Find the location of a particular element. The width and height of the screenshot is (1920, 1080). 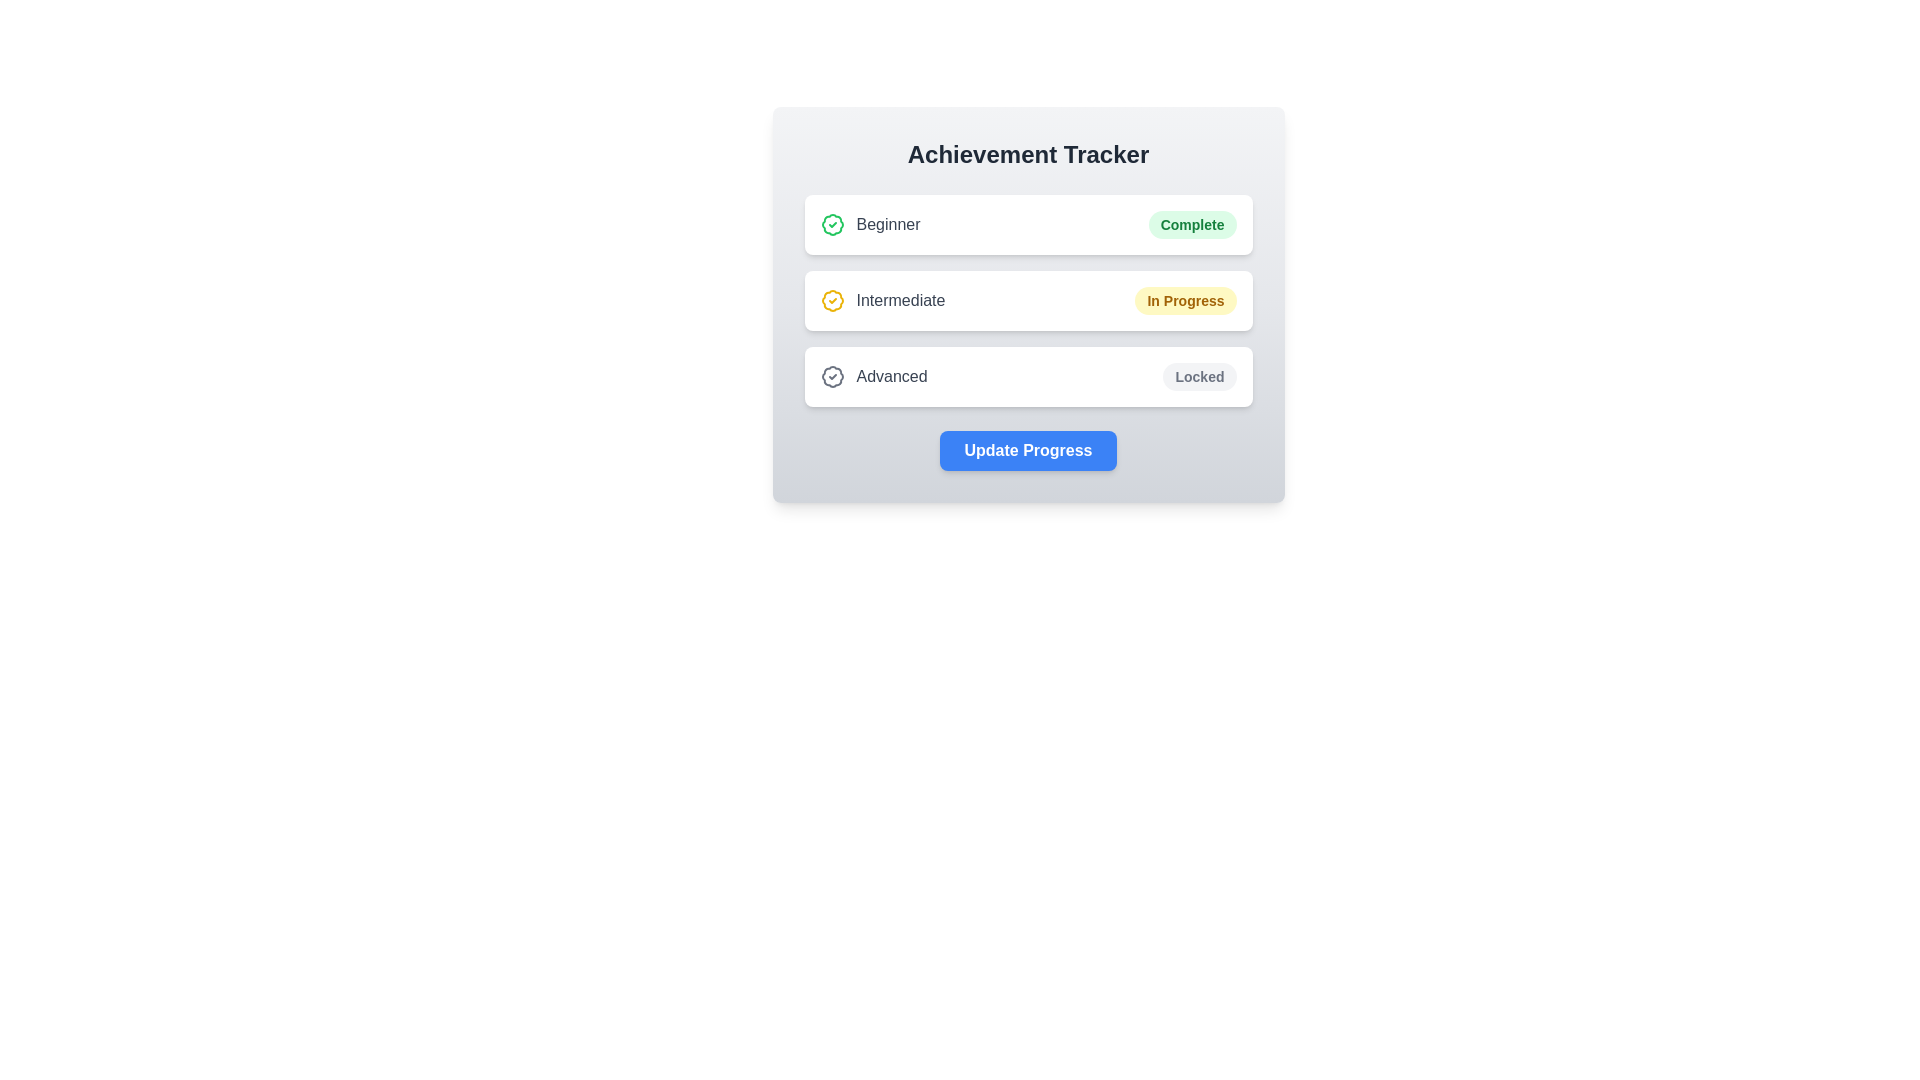

the circular badge-like icon that is part of an SVG group, positioned near the 'Advanced' label in the interface is located at coordinates (832, 377).